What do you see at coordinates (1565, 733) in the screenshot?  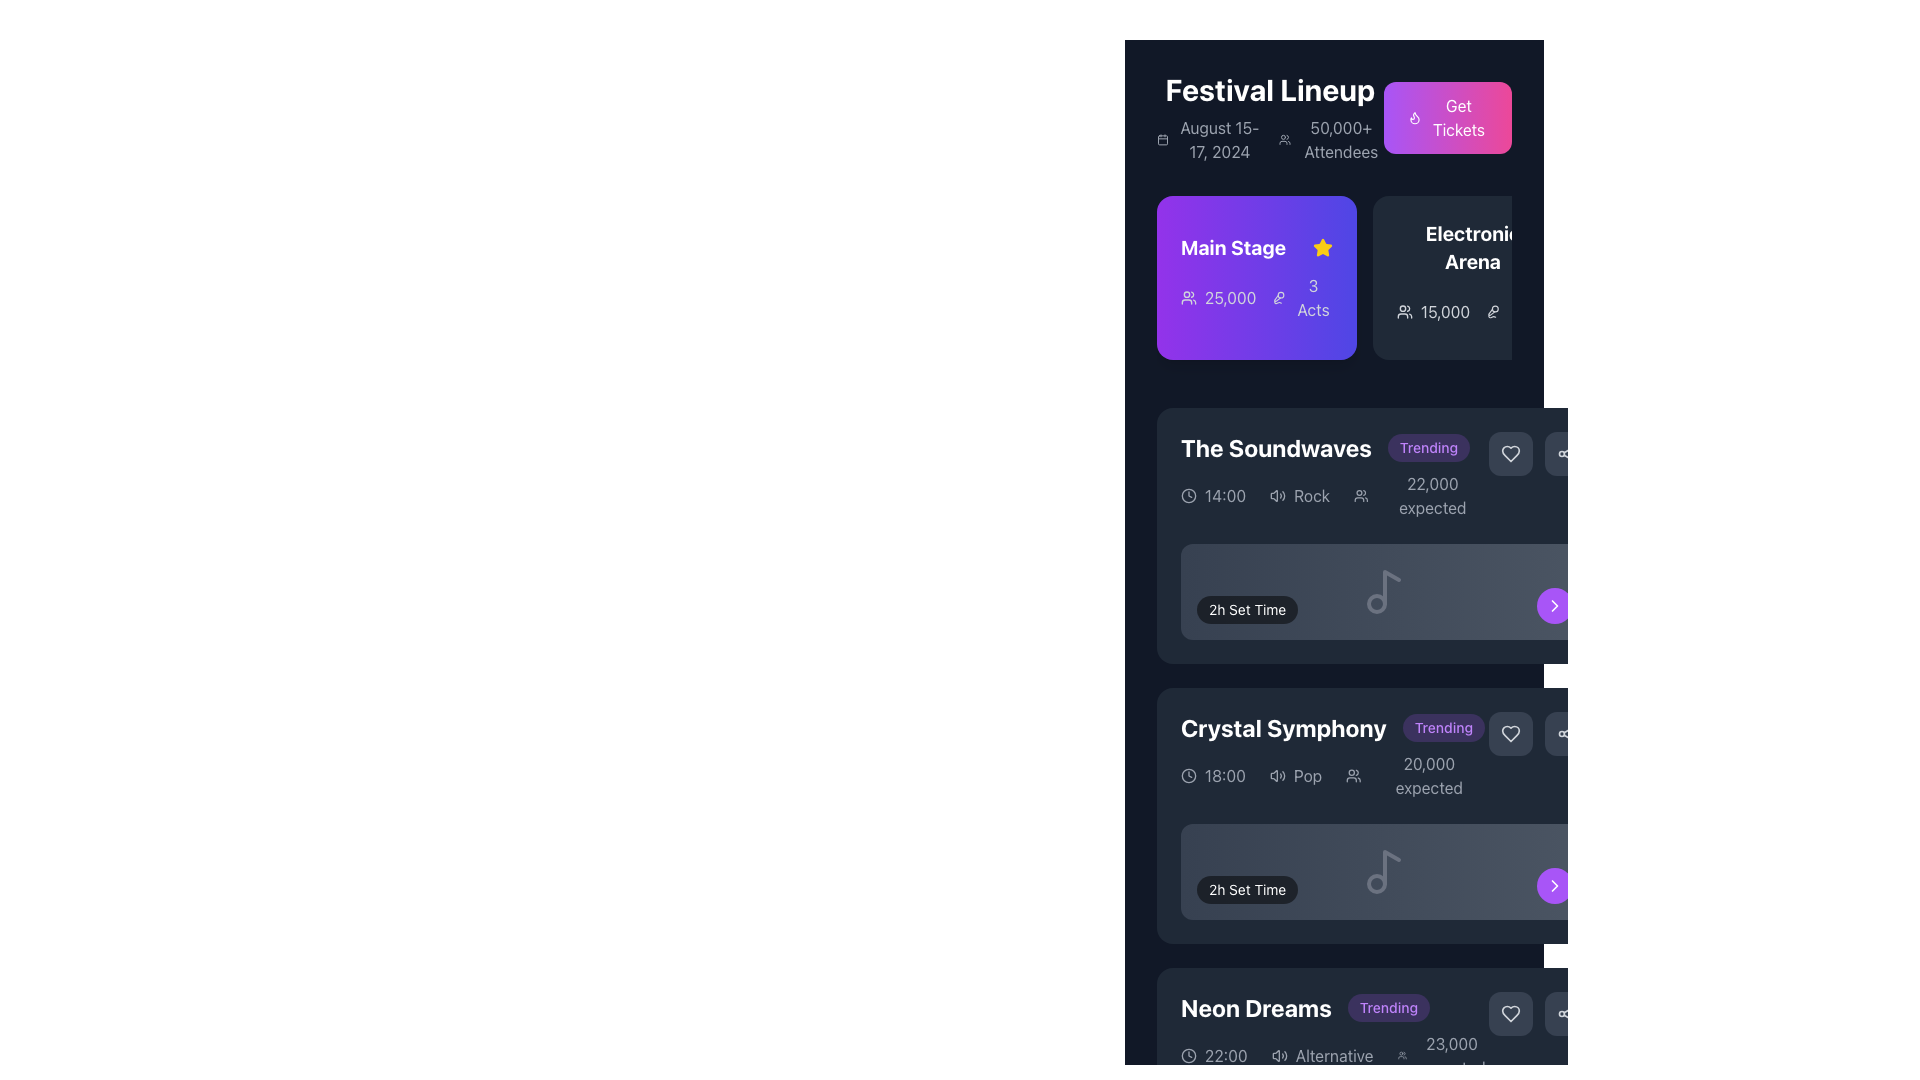 I see `the circular sharing button with three connected dots in the upper-right corner of the 'Crystal Symphony' section` at bounding box center [1565, 733].